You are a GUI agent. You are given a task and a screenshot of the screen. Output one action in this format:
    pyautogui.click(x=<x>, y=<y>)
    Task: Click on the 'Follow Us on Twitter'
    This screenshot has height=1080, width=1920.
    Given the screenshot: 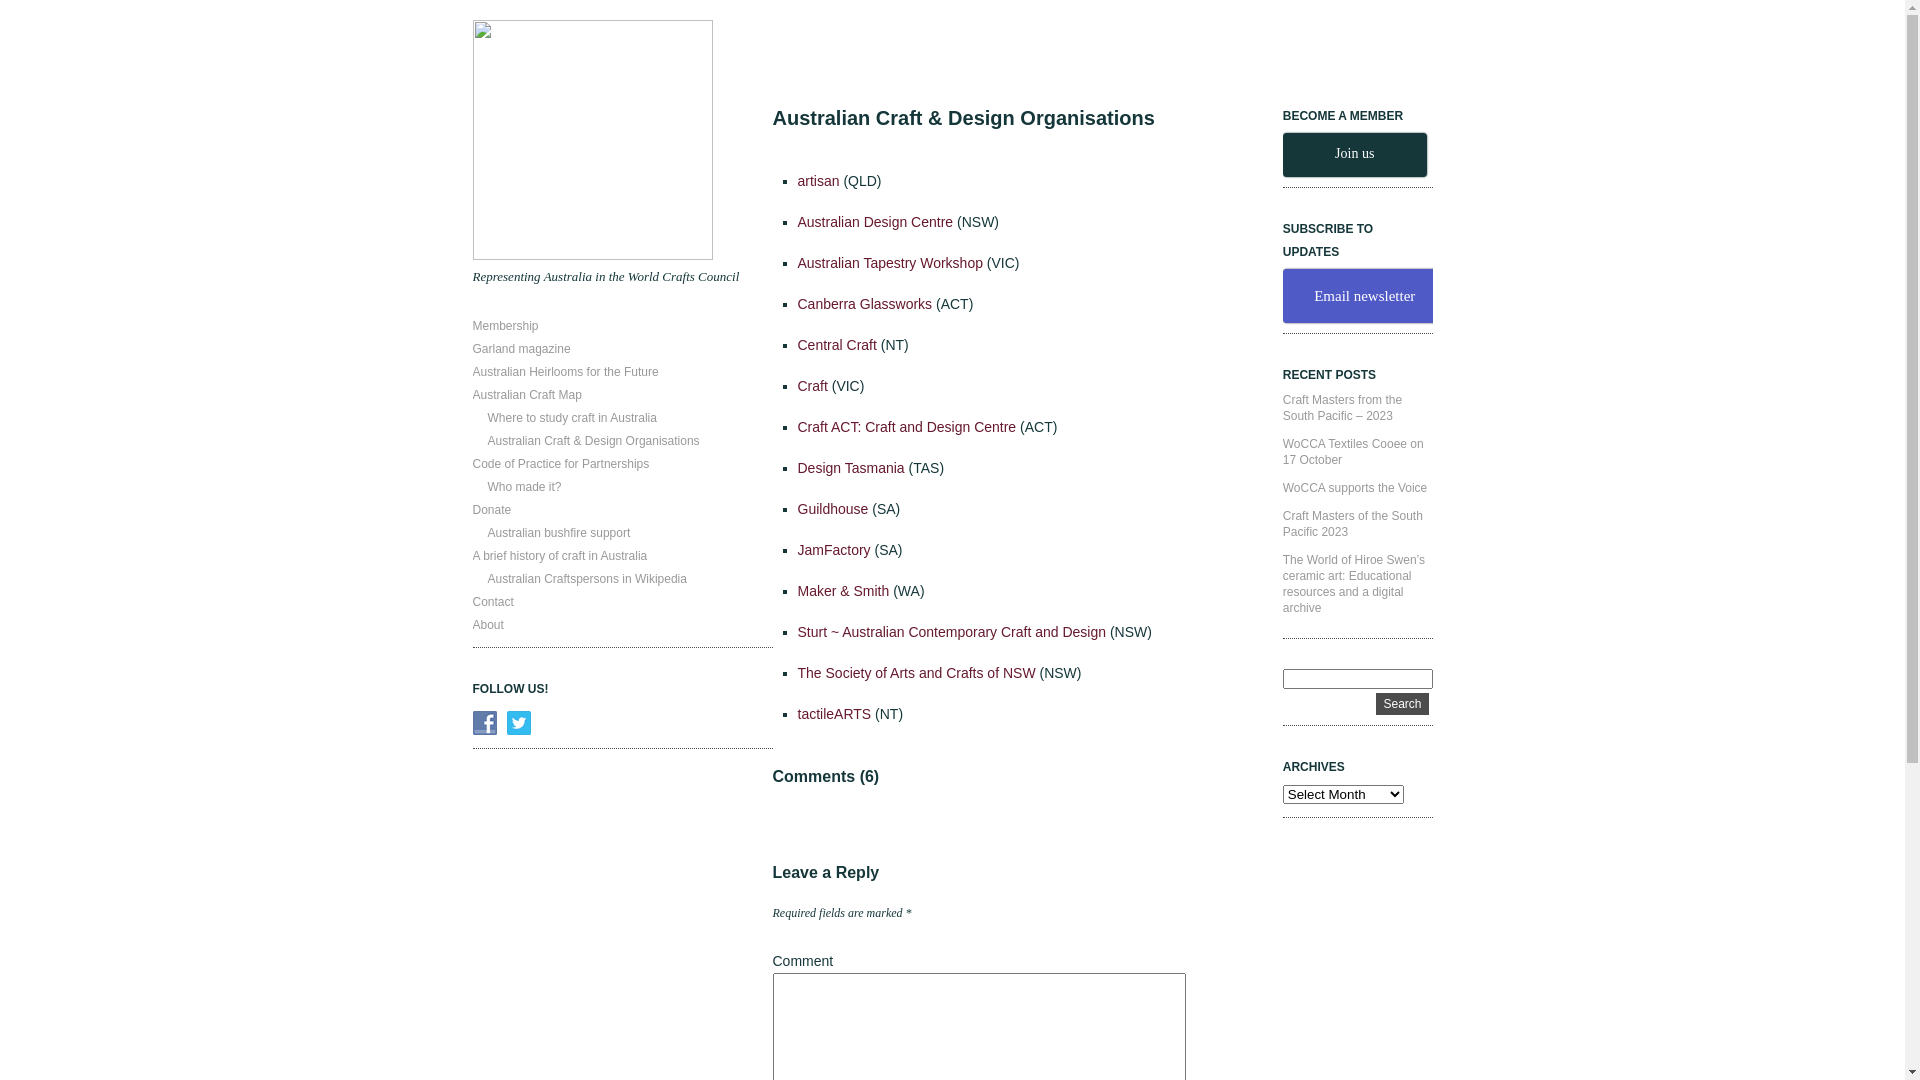 What is the action you would take?
    pyautogui.click(x=518, y=722)
    